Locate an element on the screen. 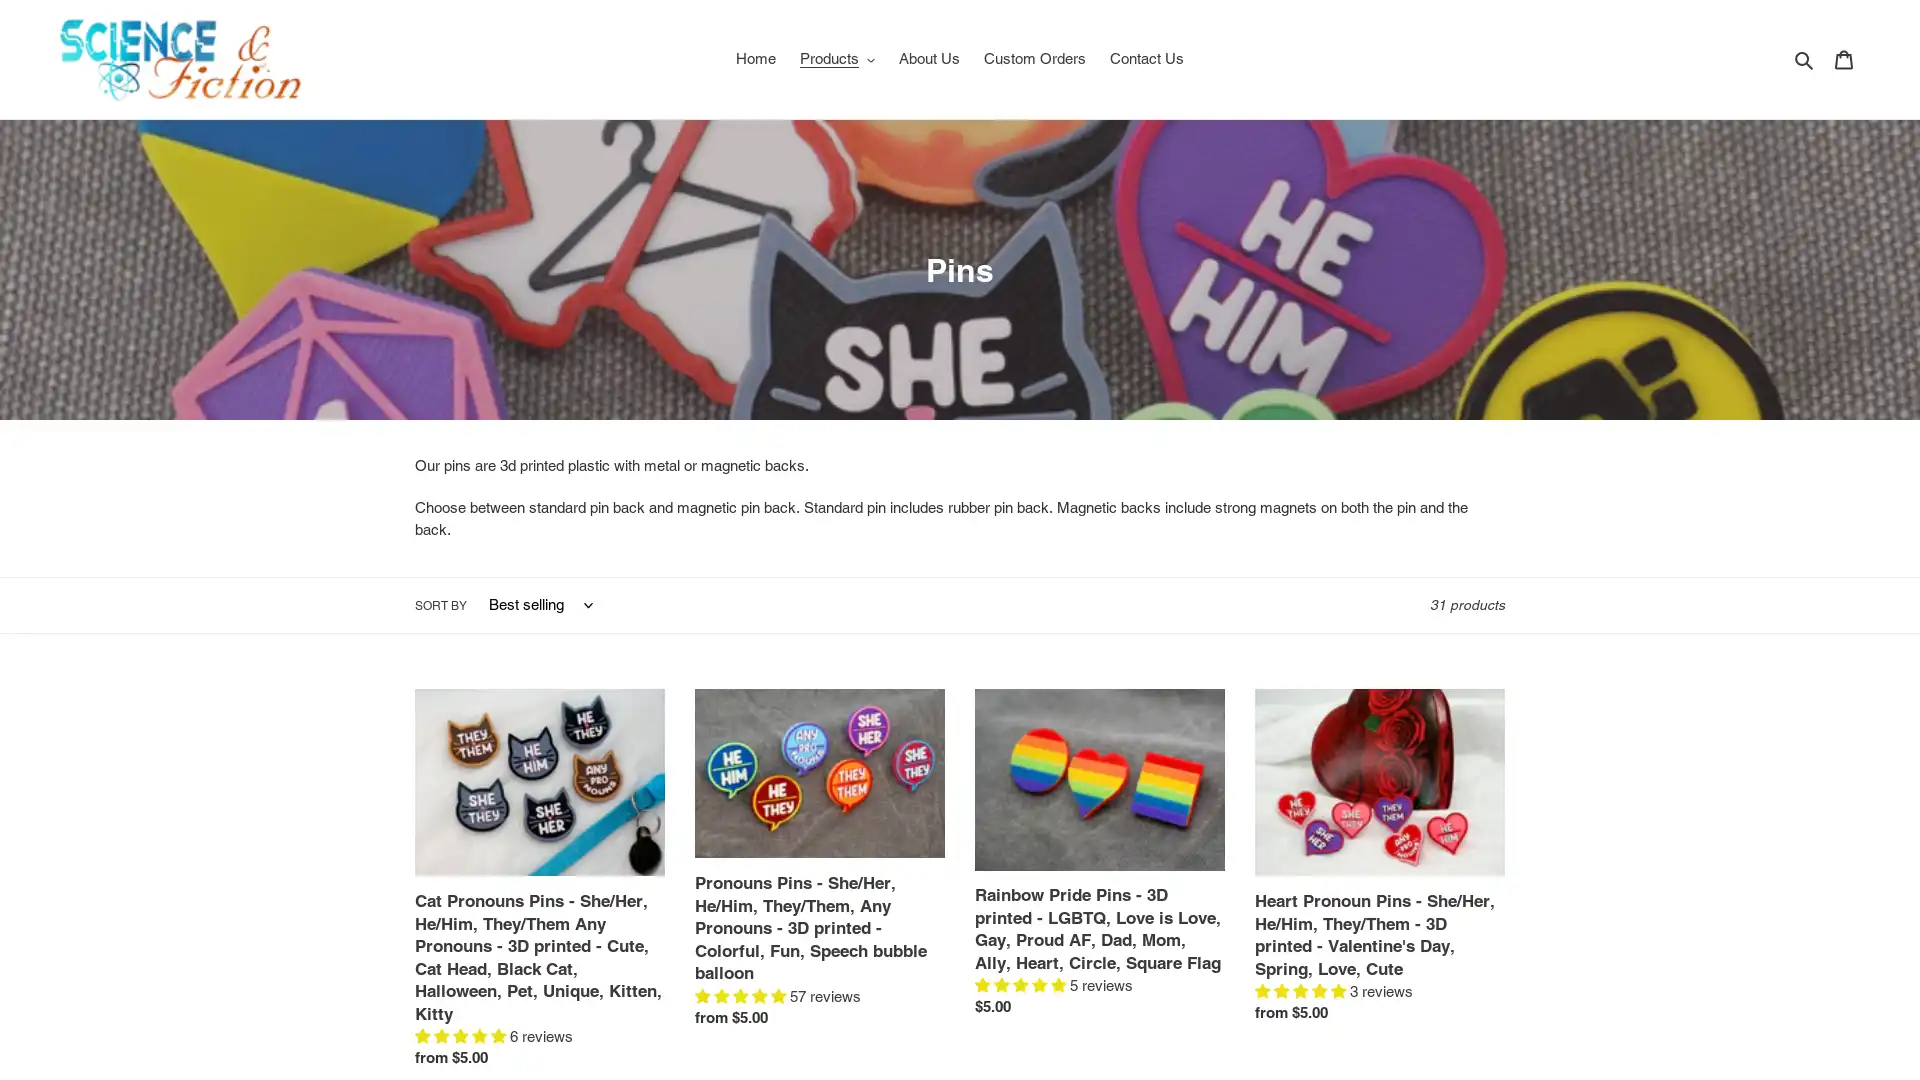 The width and height of the screenshot is (1920, 1080). 4.98 stars is located at coordinates (741, 995).